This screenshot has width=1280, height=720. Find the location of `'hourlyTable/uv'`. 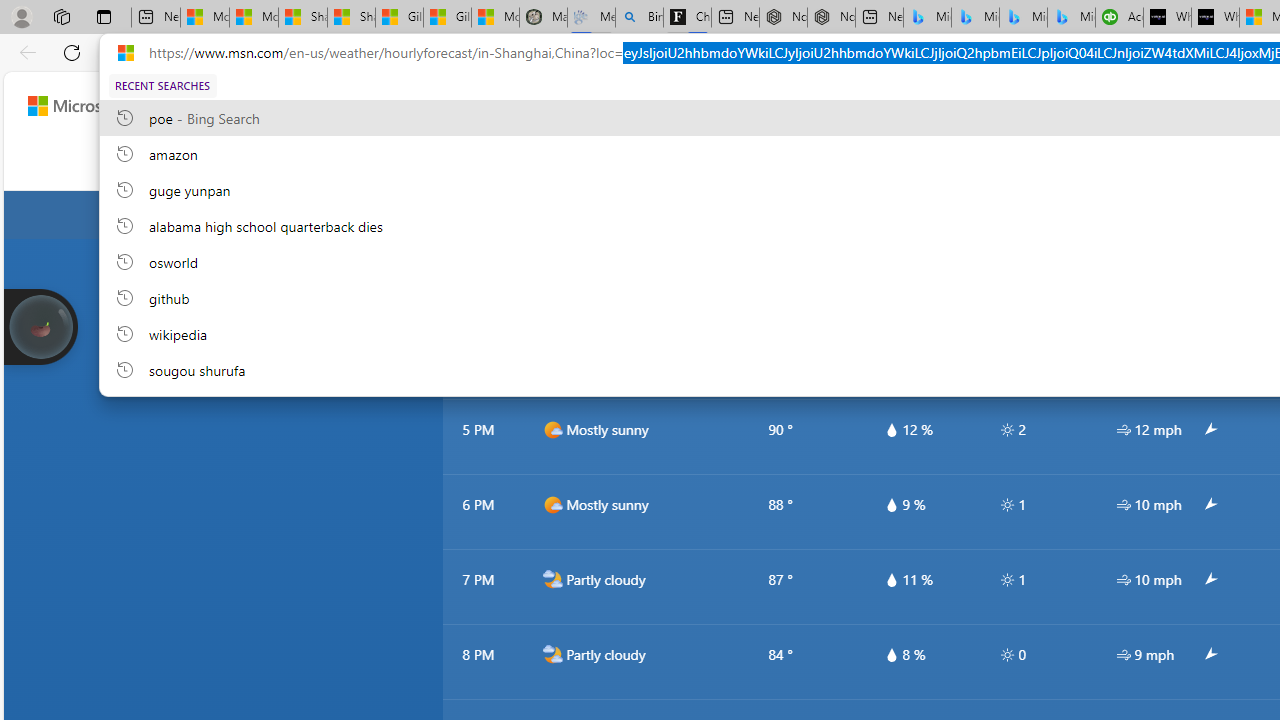

'hourlyTable/uv' is located at coordinates (1007, 654).